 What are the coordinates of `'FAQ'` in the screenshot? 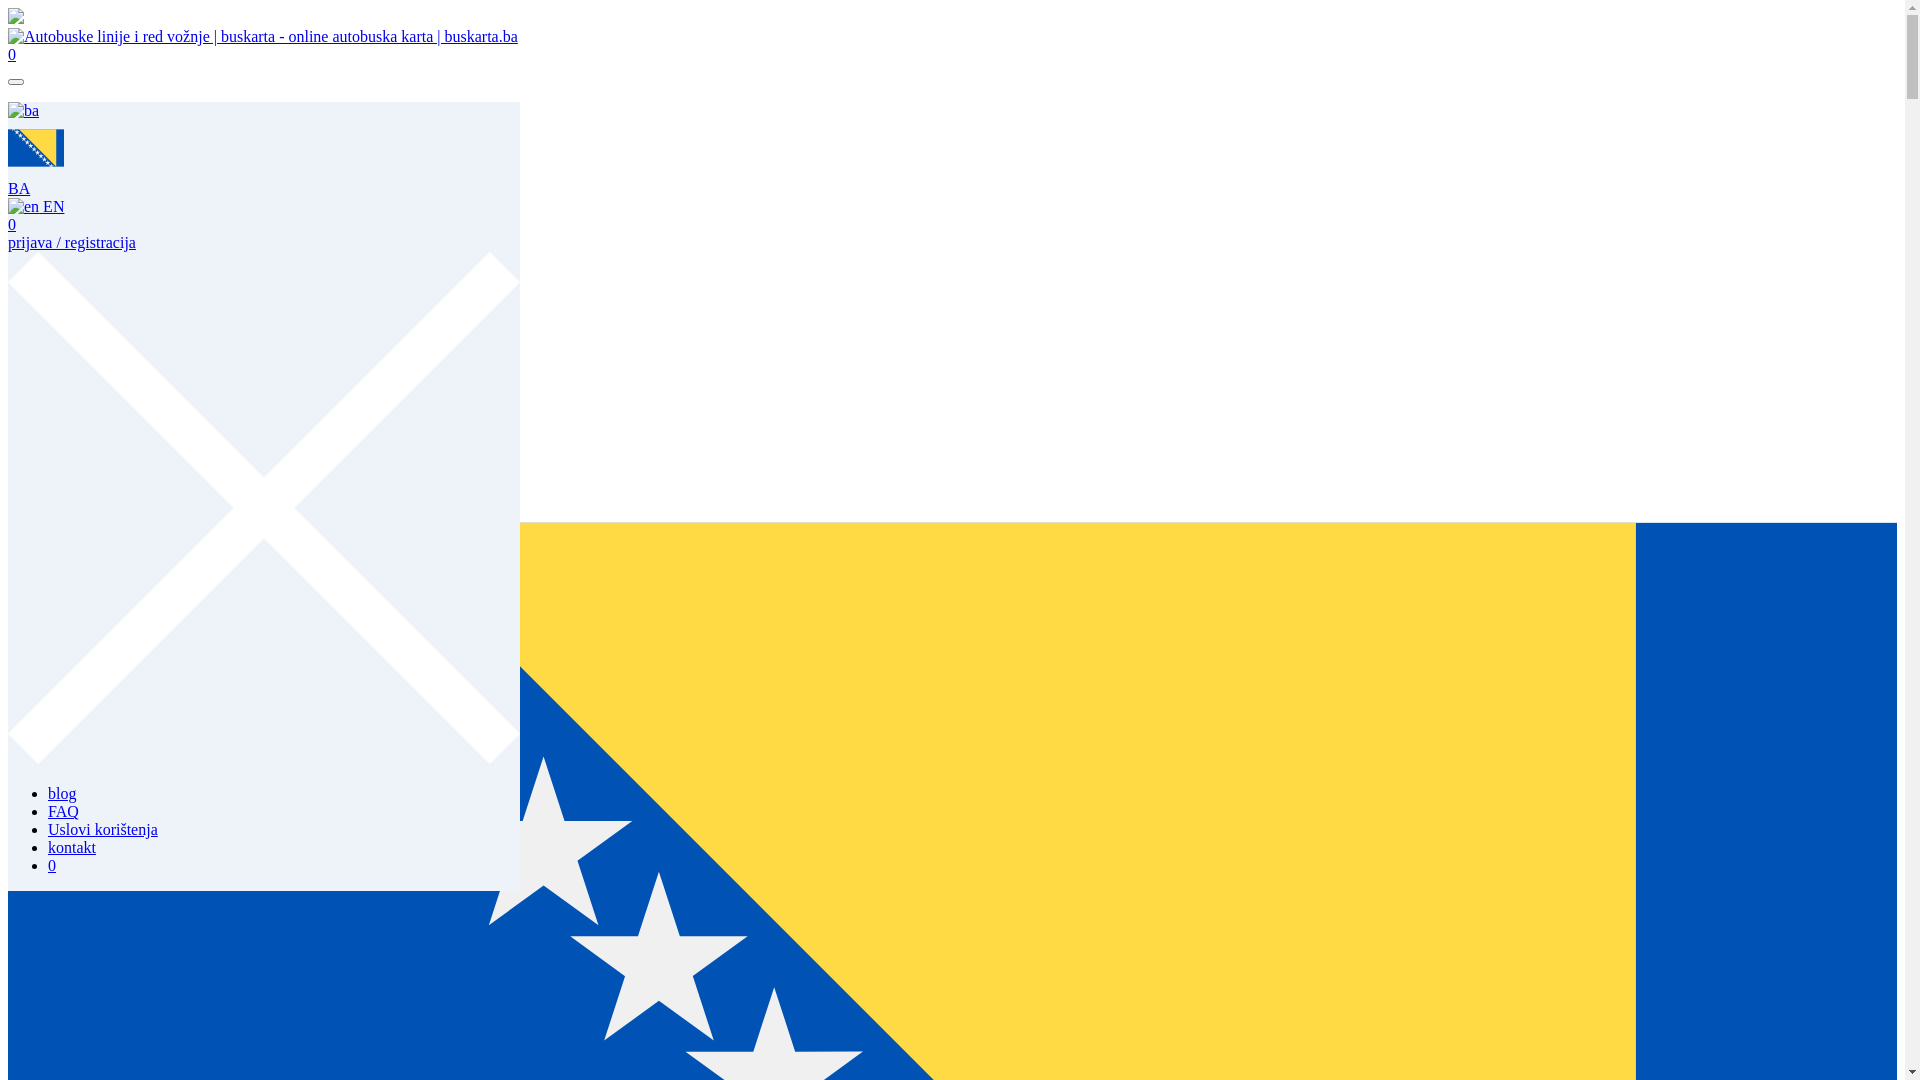 It's located at (63, 128).